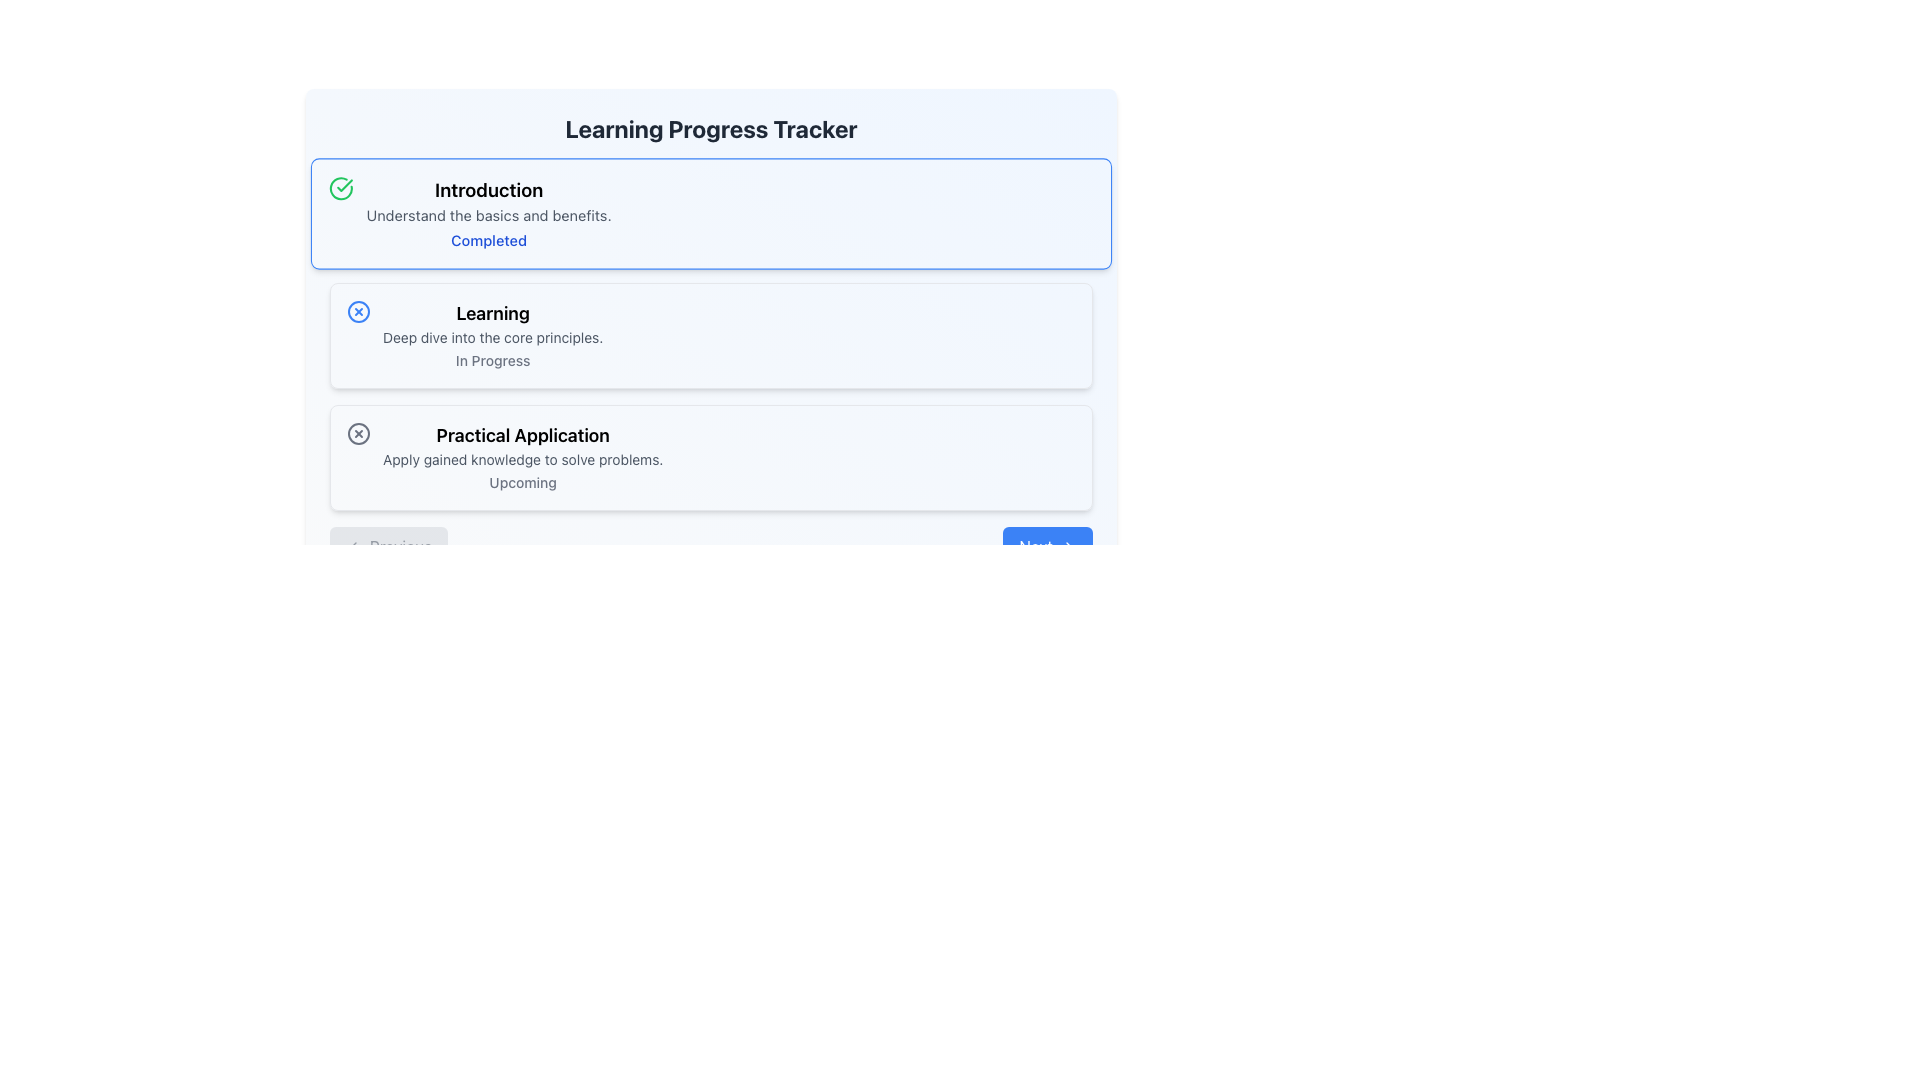 Image resolution: width=1920 pixels, height=1080 pixels. What do you see at coordinates (493, 360) in the screenshot?
I see `the text label displaying 'In Progress', which is styled in small gray font and positioned below the title 'Learning' and the descriptive text 'Deep dive into the core principles.'` at bounding box center [493, 360].